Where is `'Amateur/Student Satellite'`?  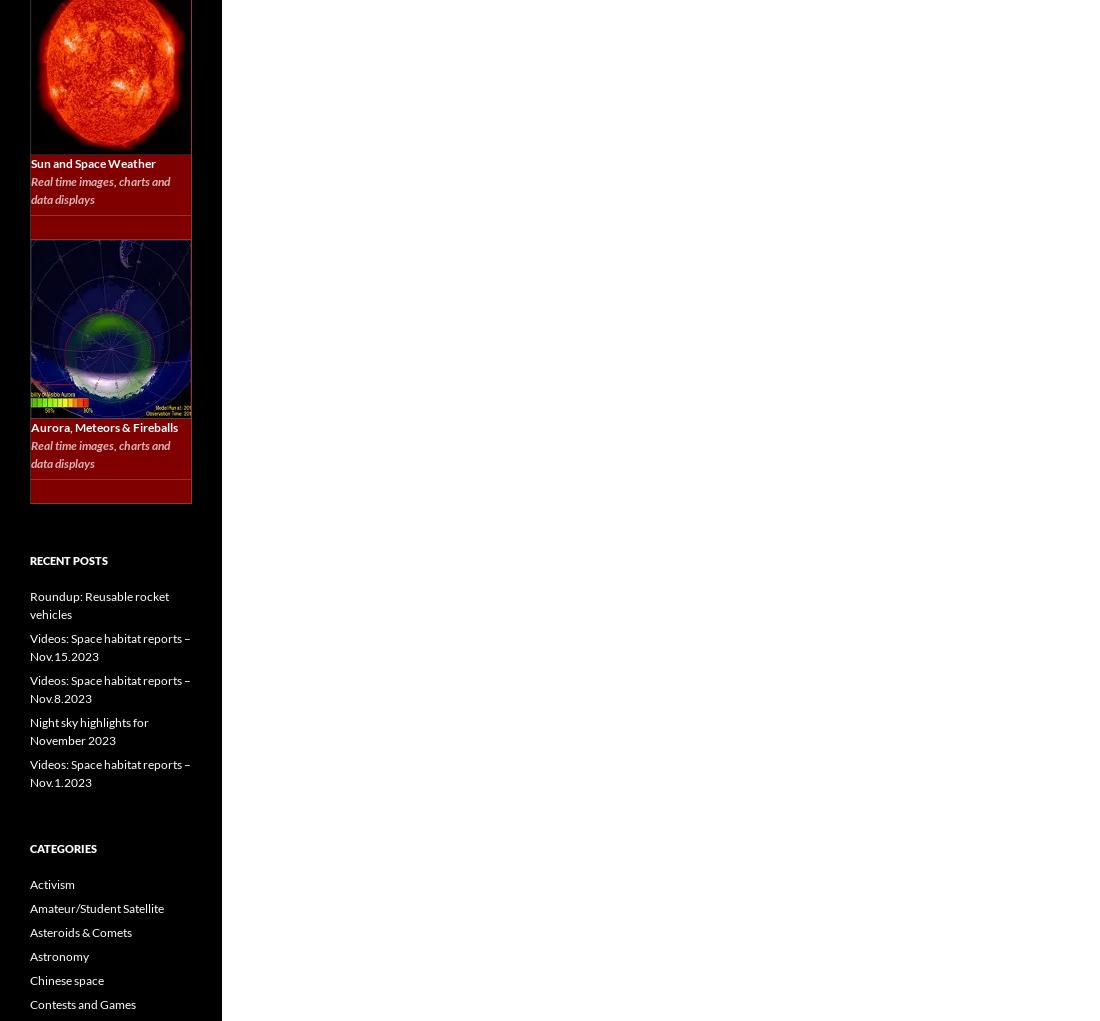 'Amateur/Student Satellite' is located at coordinates (97, 908).